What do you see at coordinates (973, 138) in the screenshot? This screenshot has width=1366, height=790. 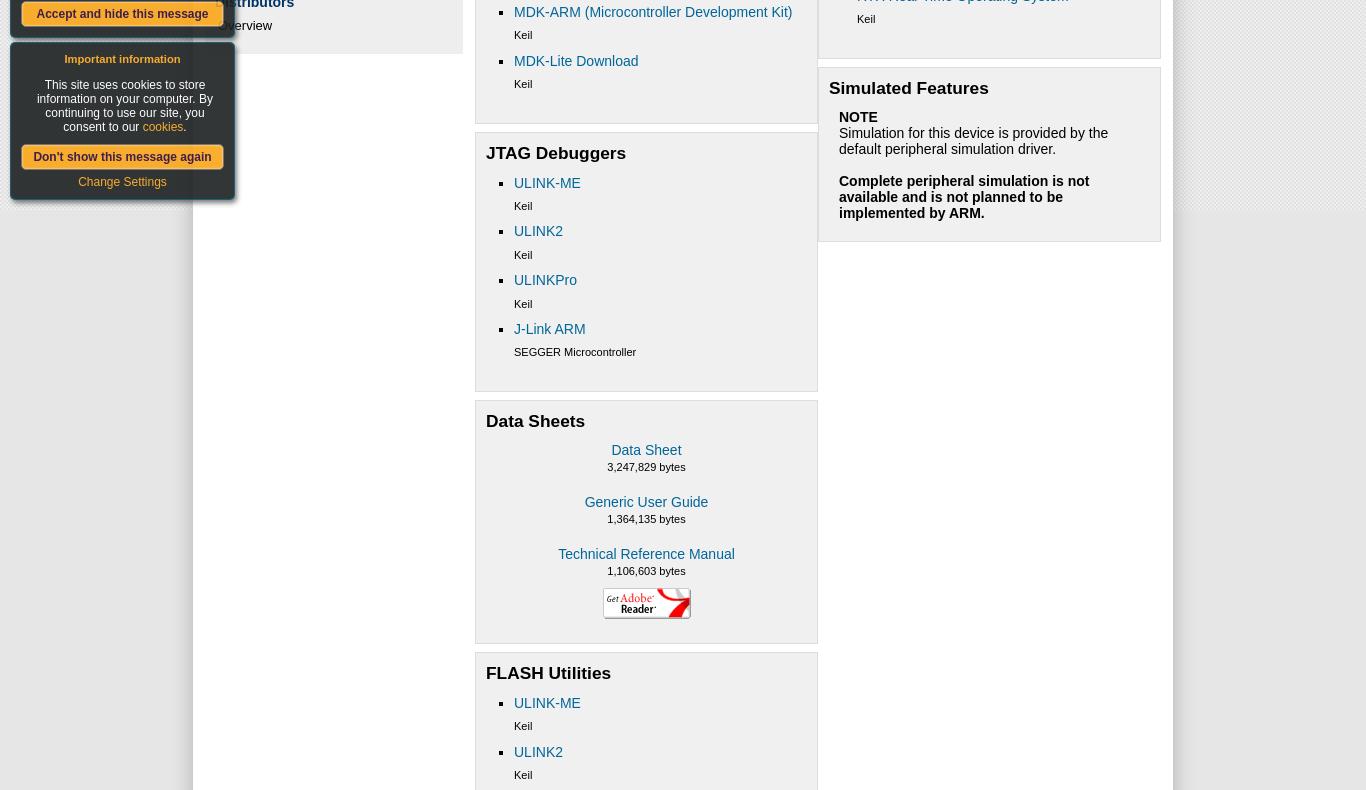 I see `'Simulation for this device is provided by the
        default peripheral simulation driver.'` at bounding box center [973, 138].